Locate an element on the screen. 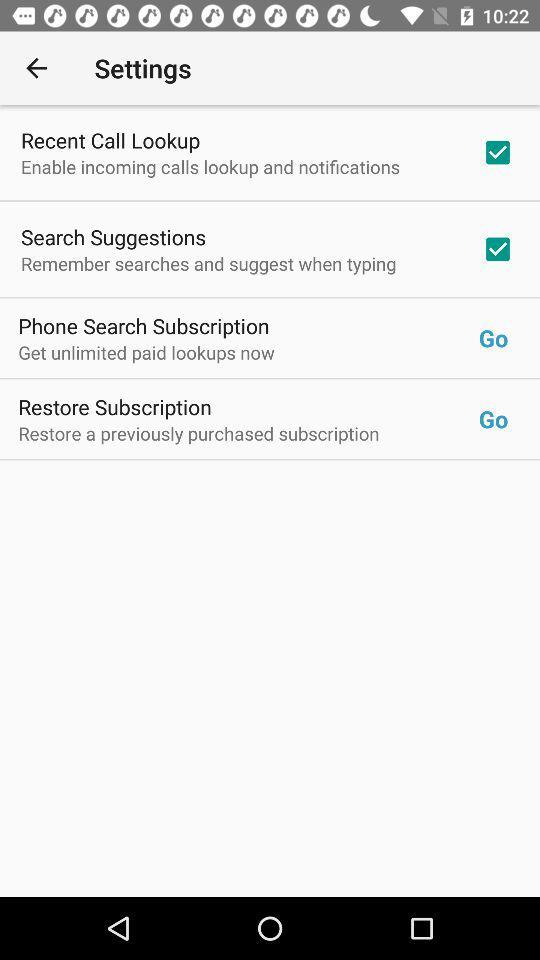 The image size is (540, 960). search suggestions icon is located at coordinates (113, 237).